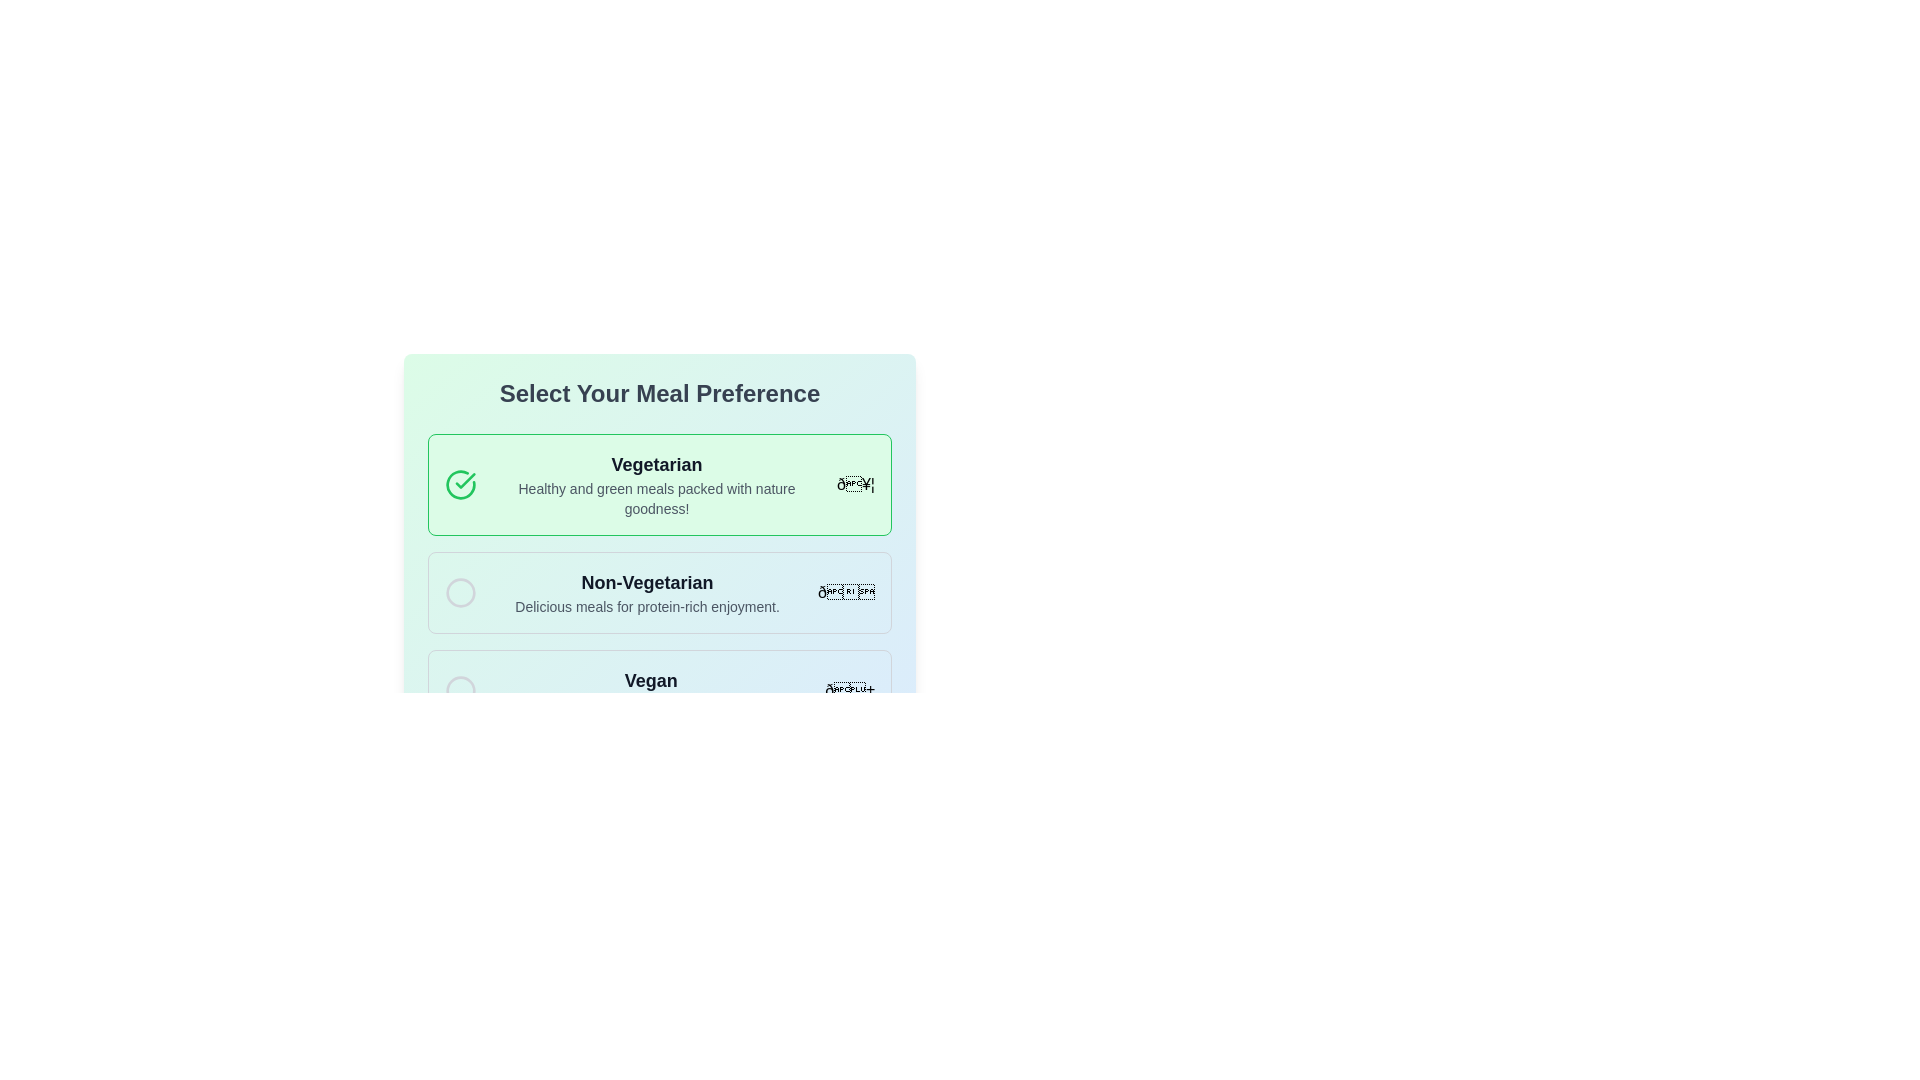  What do you see at coordinates (651, 689) in the screenshot?
I see `text block that provides information about the 'Vegan' meal preference option, which is positioned between the 'Non-Vegetarian' option and other meal choices` at bounding box center [651, 689].